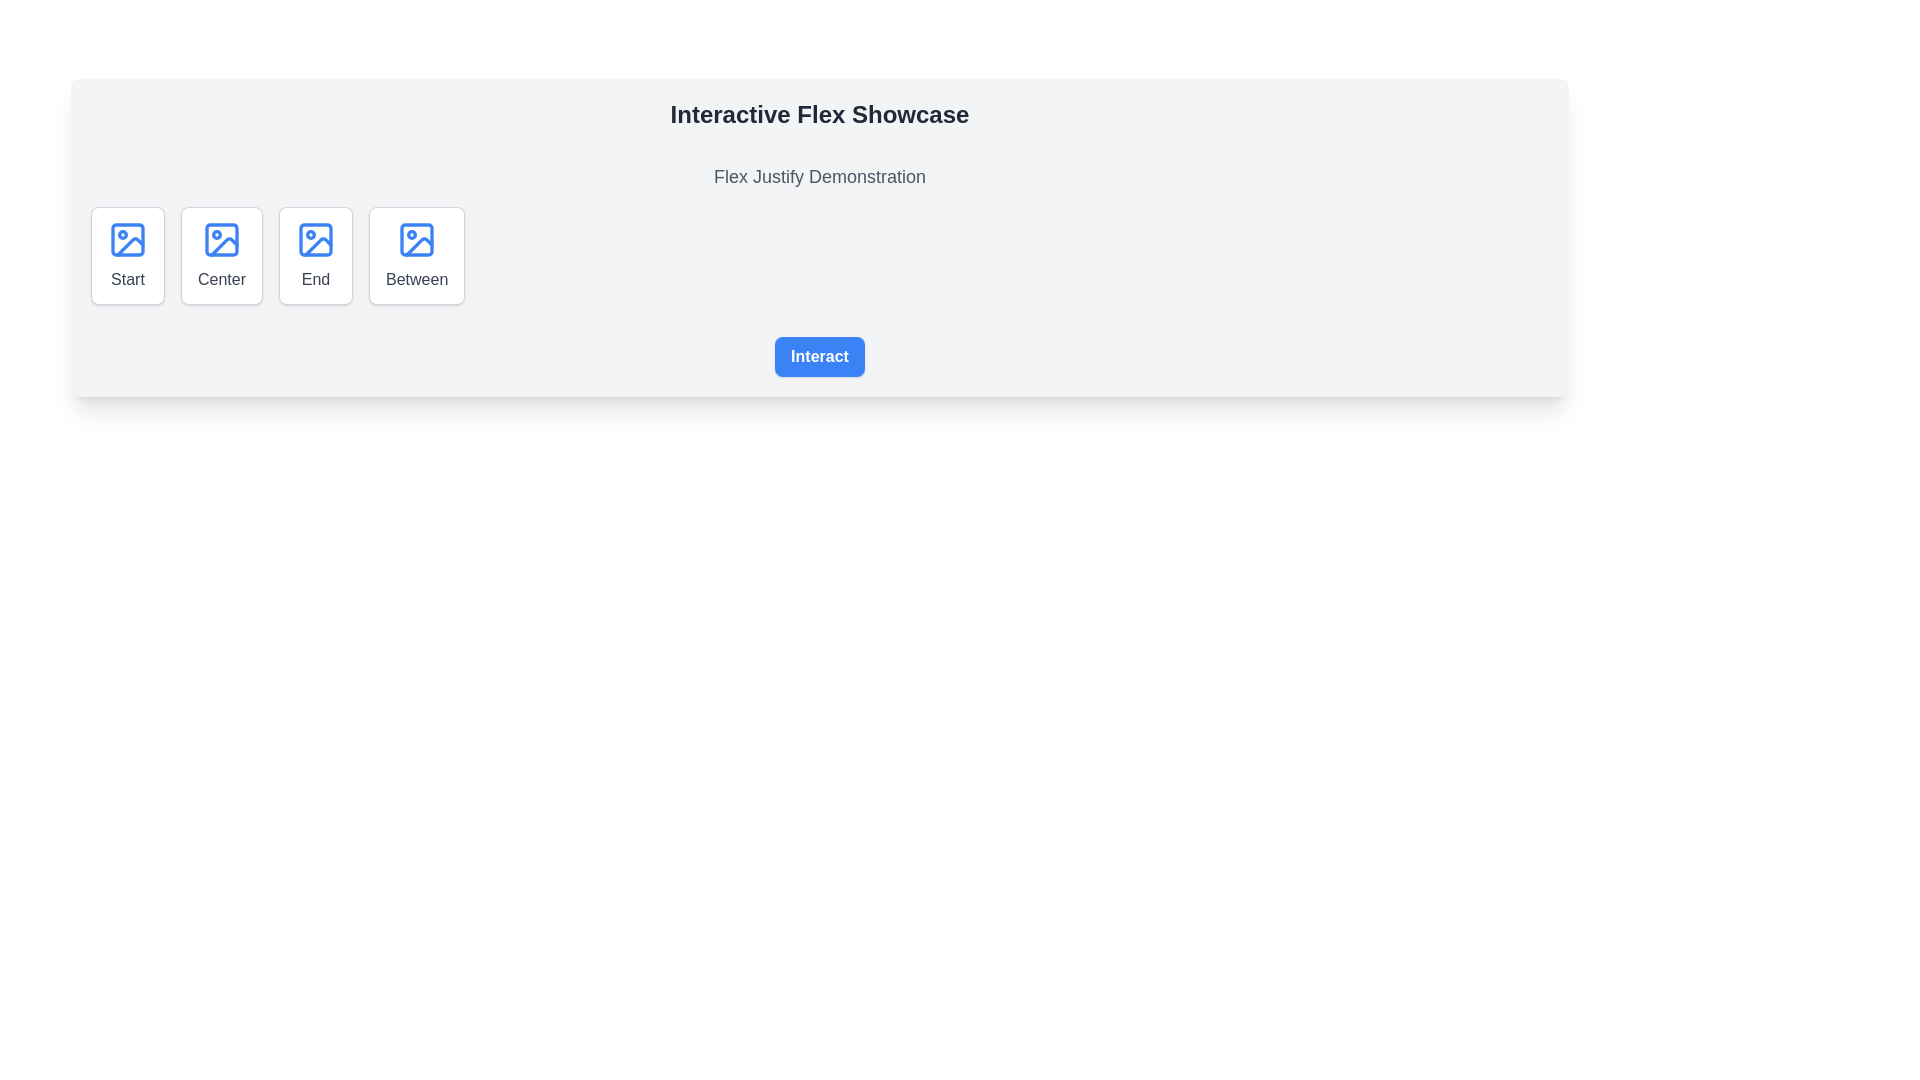 The height and width of the screenshot is (1080, 1920). I want to click on the 'Center' alignment button, which is a compound component consisting of an icon and a text label, located in the middle of a row of four panels between 'Start' and 'End', so click(221, 254).